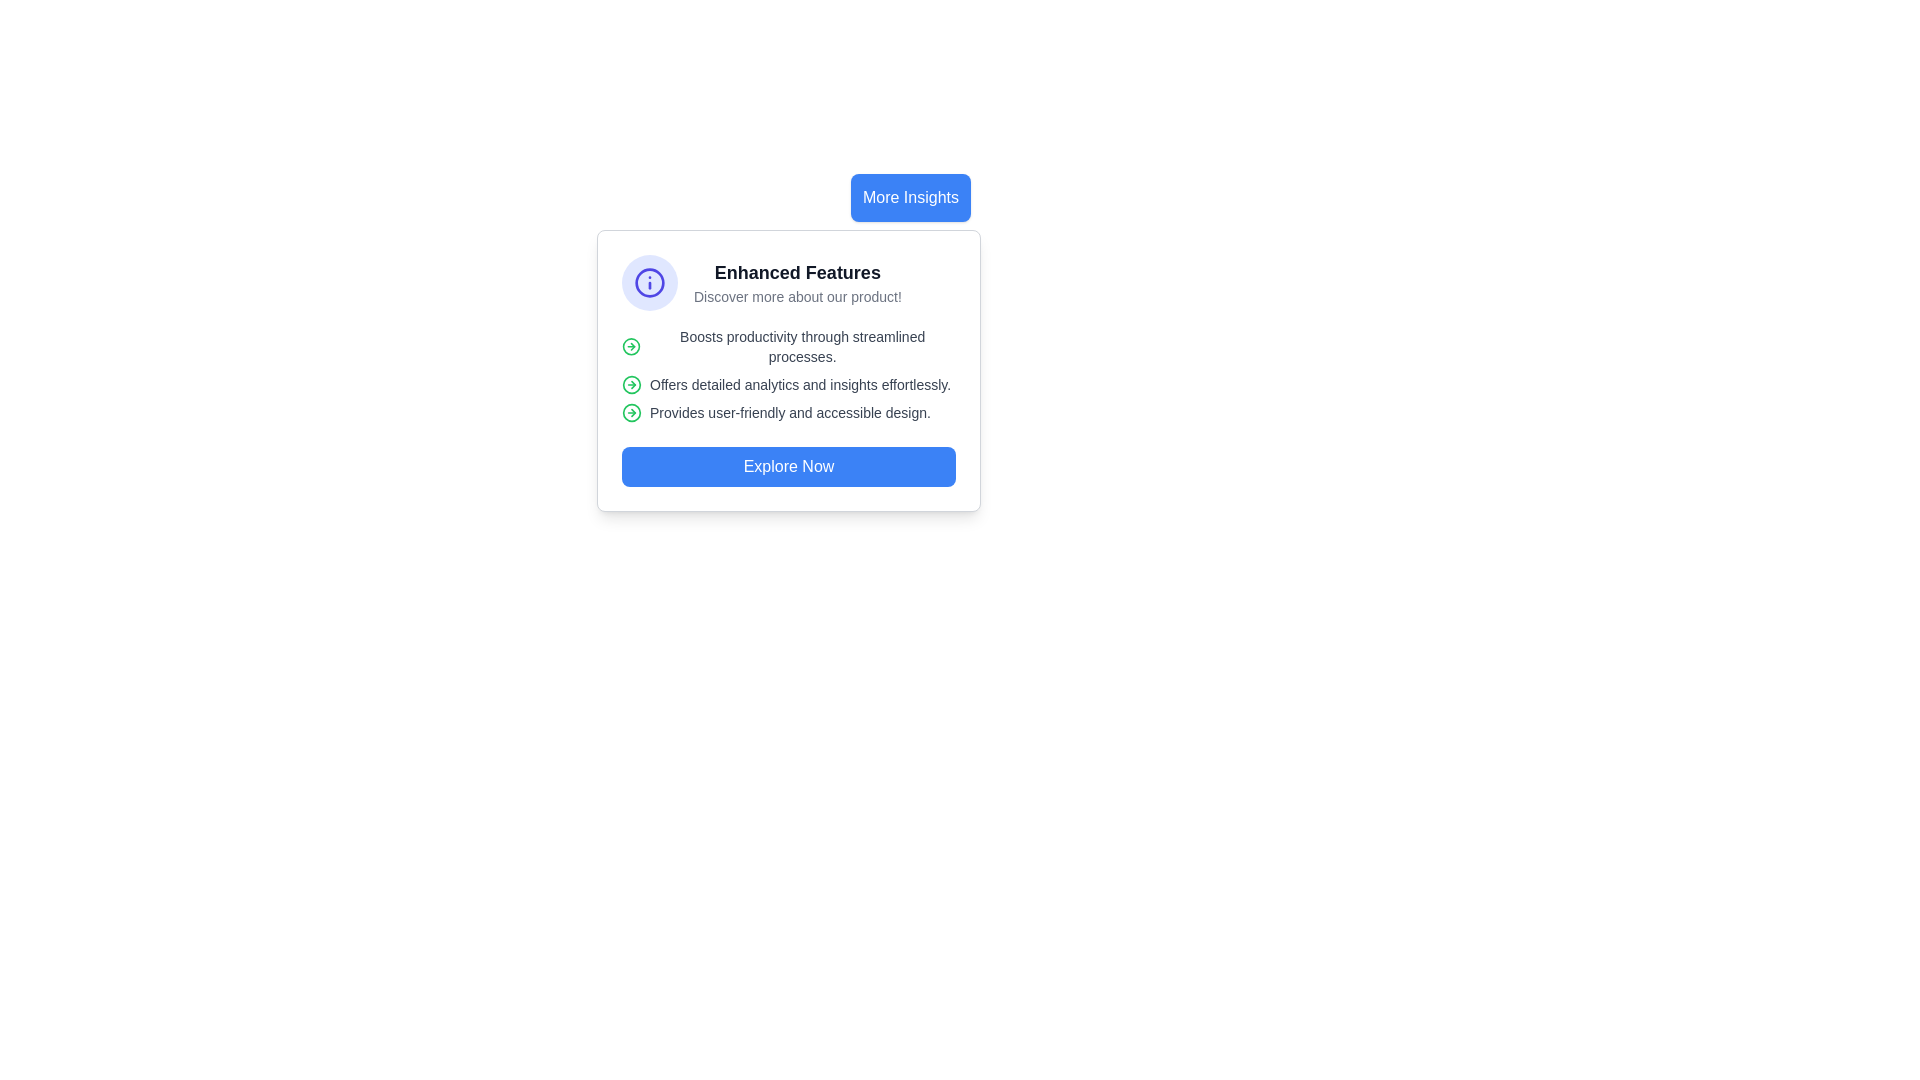 This screenshot has width=1920, height=1080. Describe the element at coordinates (787, 466) in the screenshot. I see `the blue rectangular button labeled 'Explore Now' located at the bottom center of the card layout` at that location.